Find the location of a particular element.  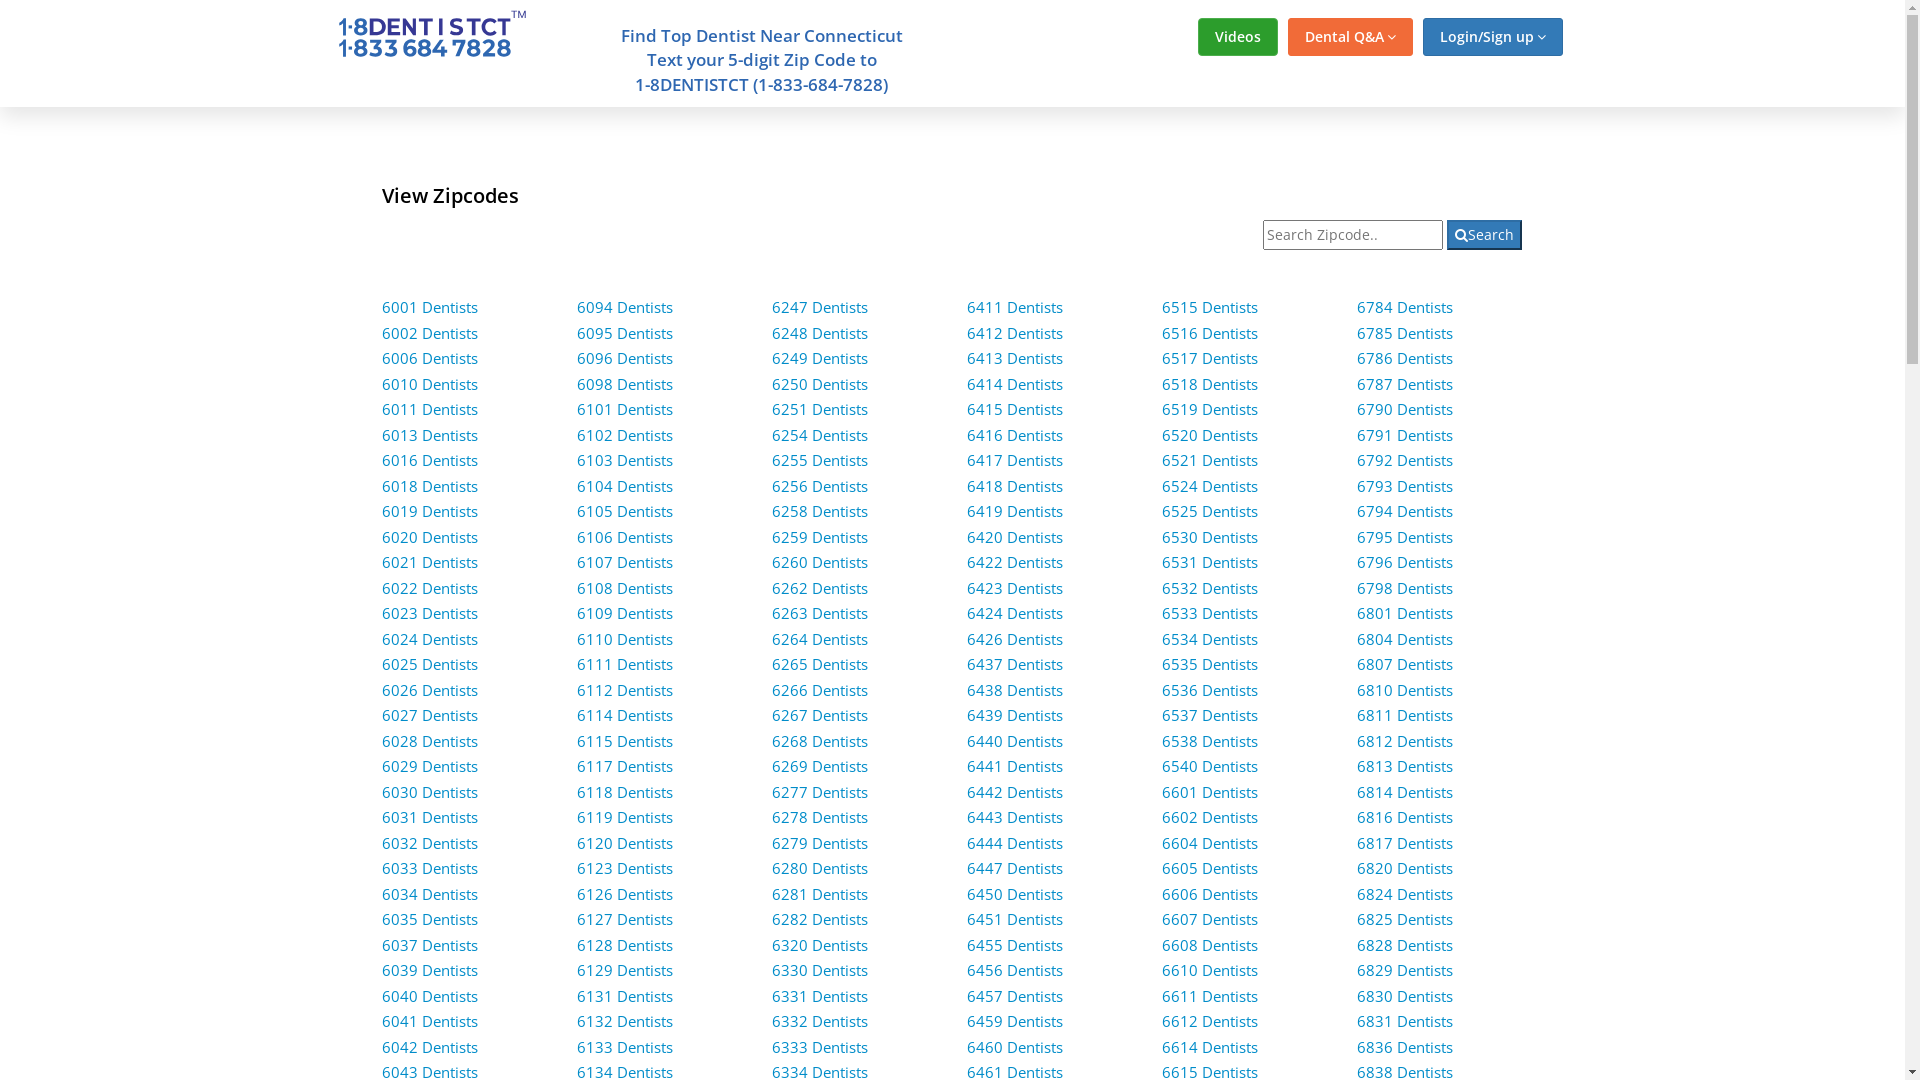

'6456 Dentists' is located at coordinates (966, 968).